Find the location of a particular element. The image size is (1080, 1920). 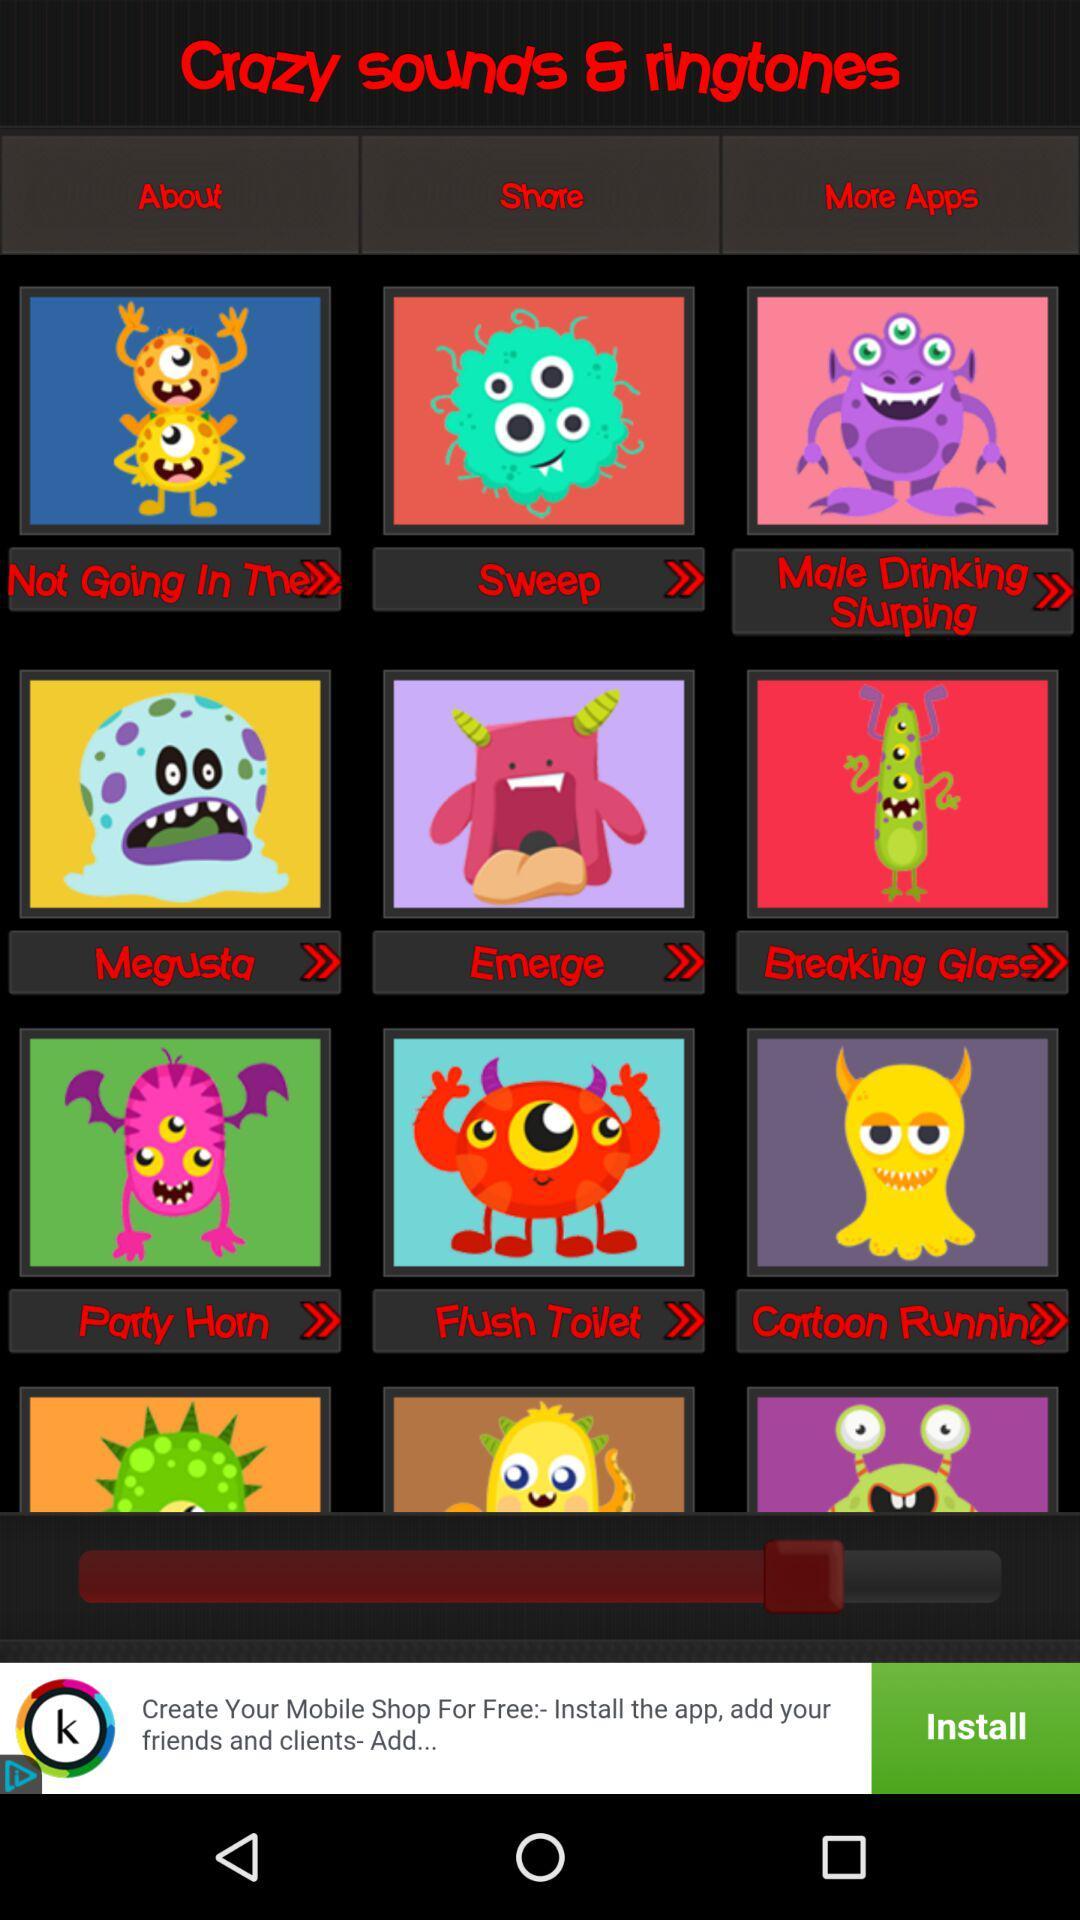

tune is located at coordinates (318, 577).